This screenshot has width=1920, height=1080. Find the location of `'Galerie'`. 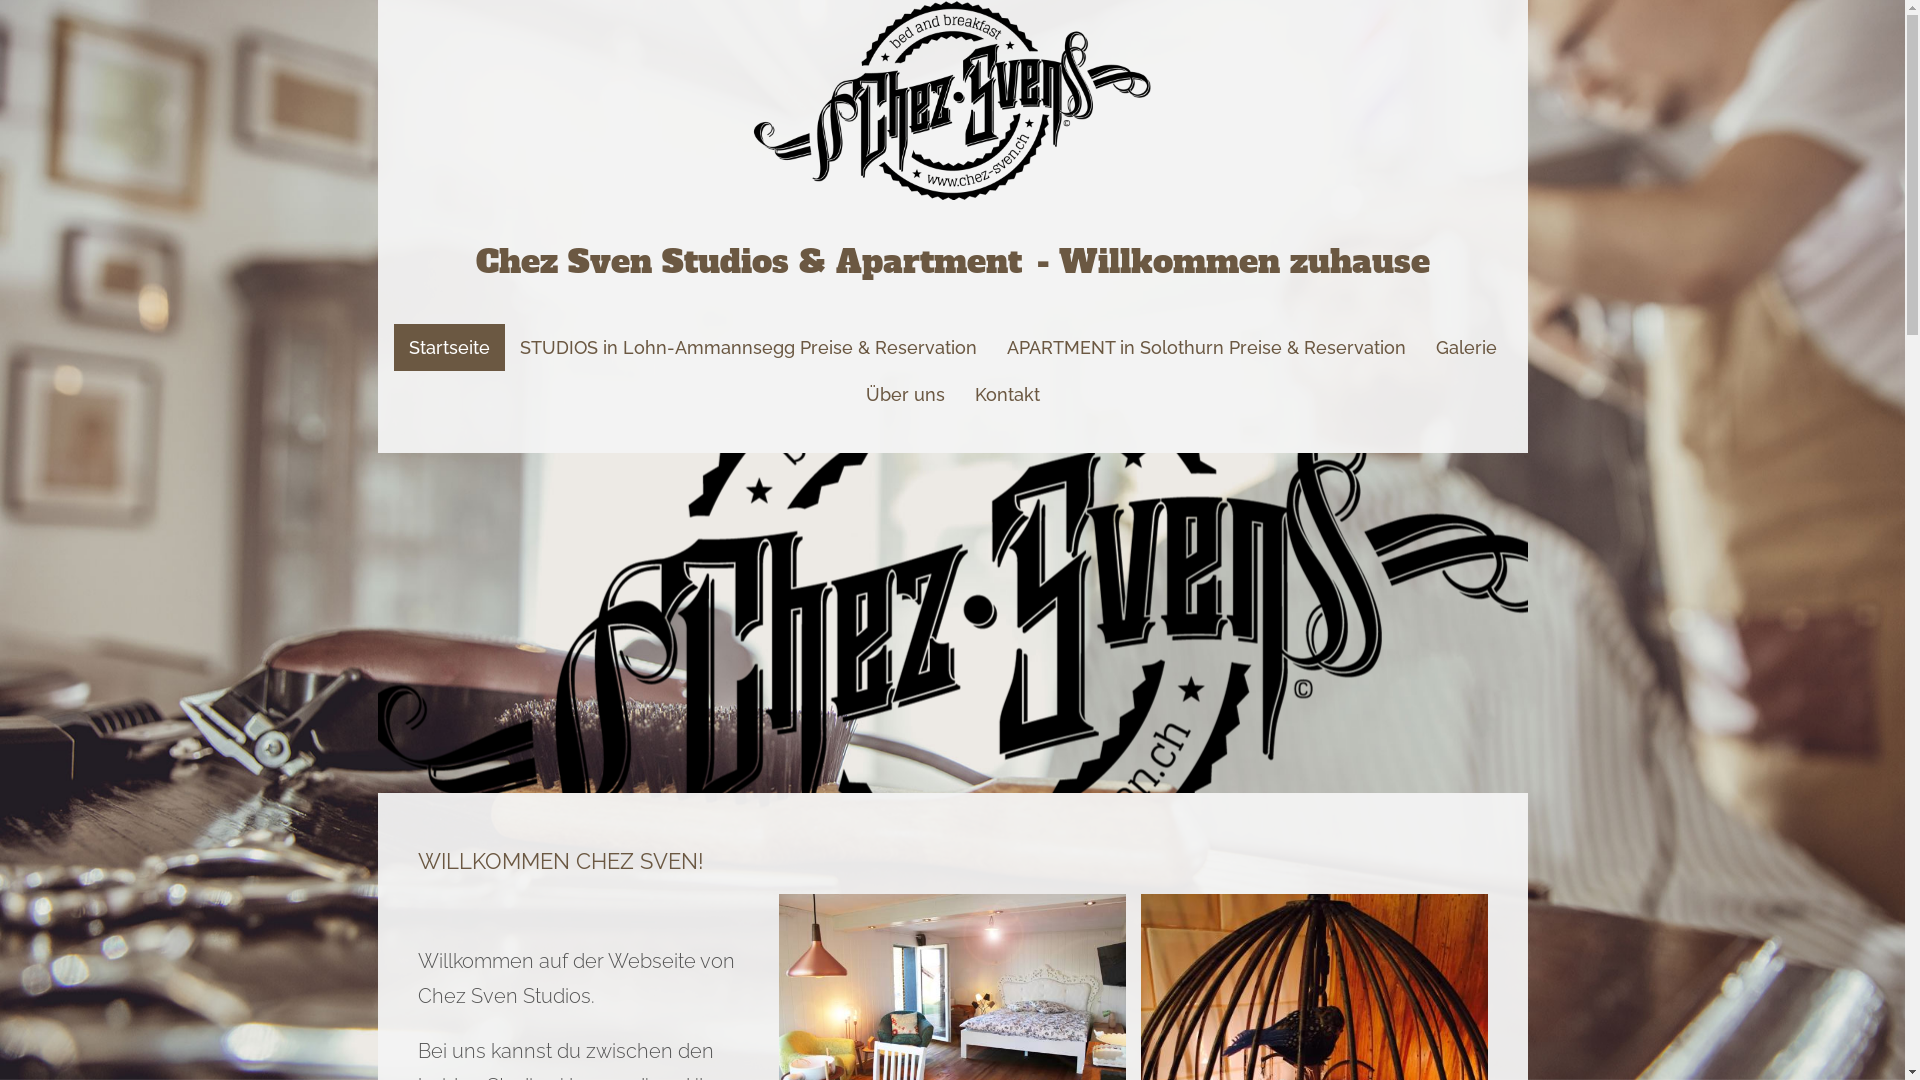

'Galerie' is located at coordinates (1465, 346).